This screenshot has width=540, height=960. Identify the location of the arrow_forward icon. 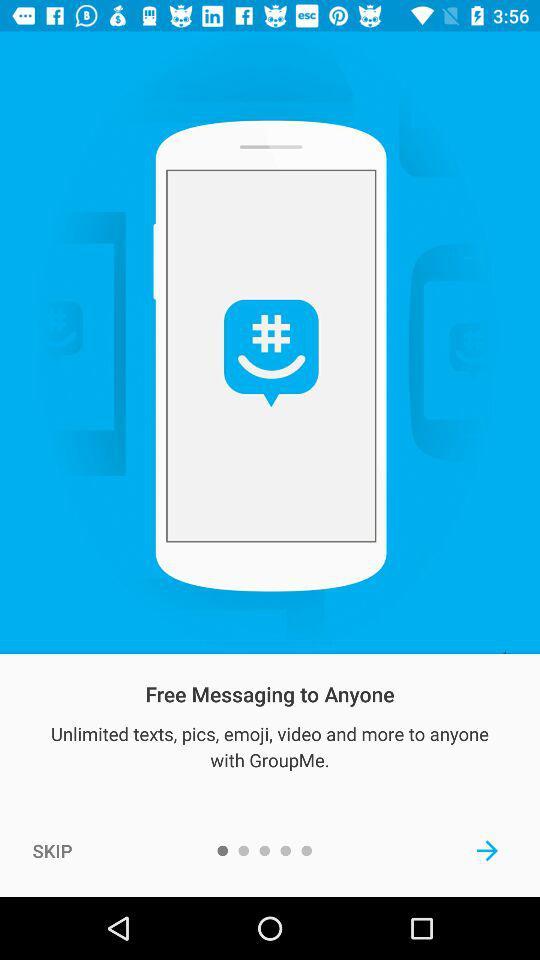
(486, 849).